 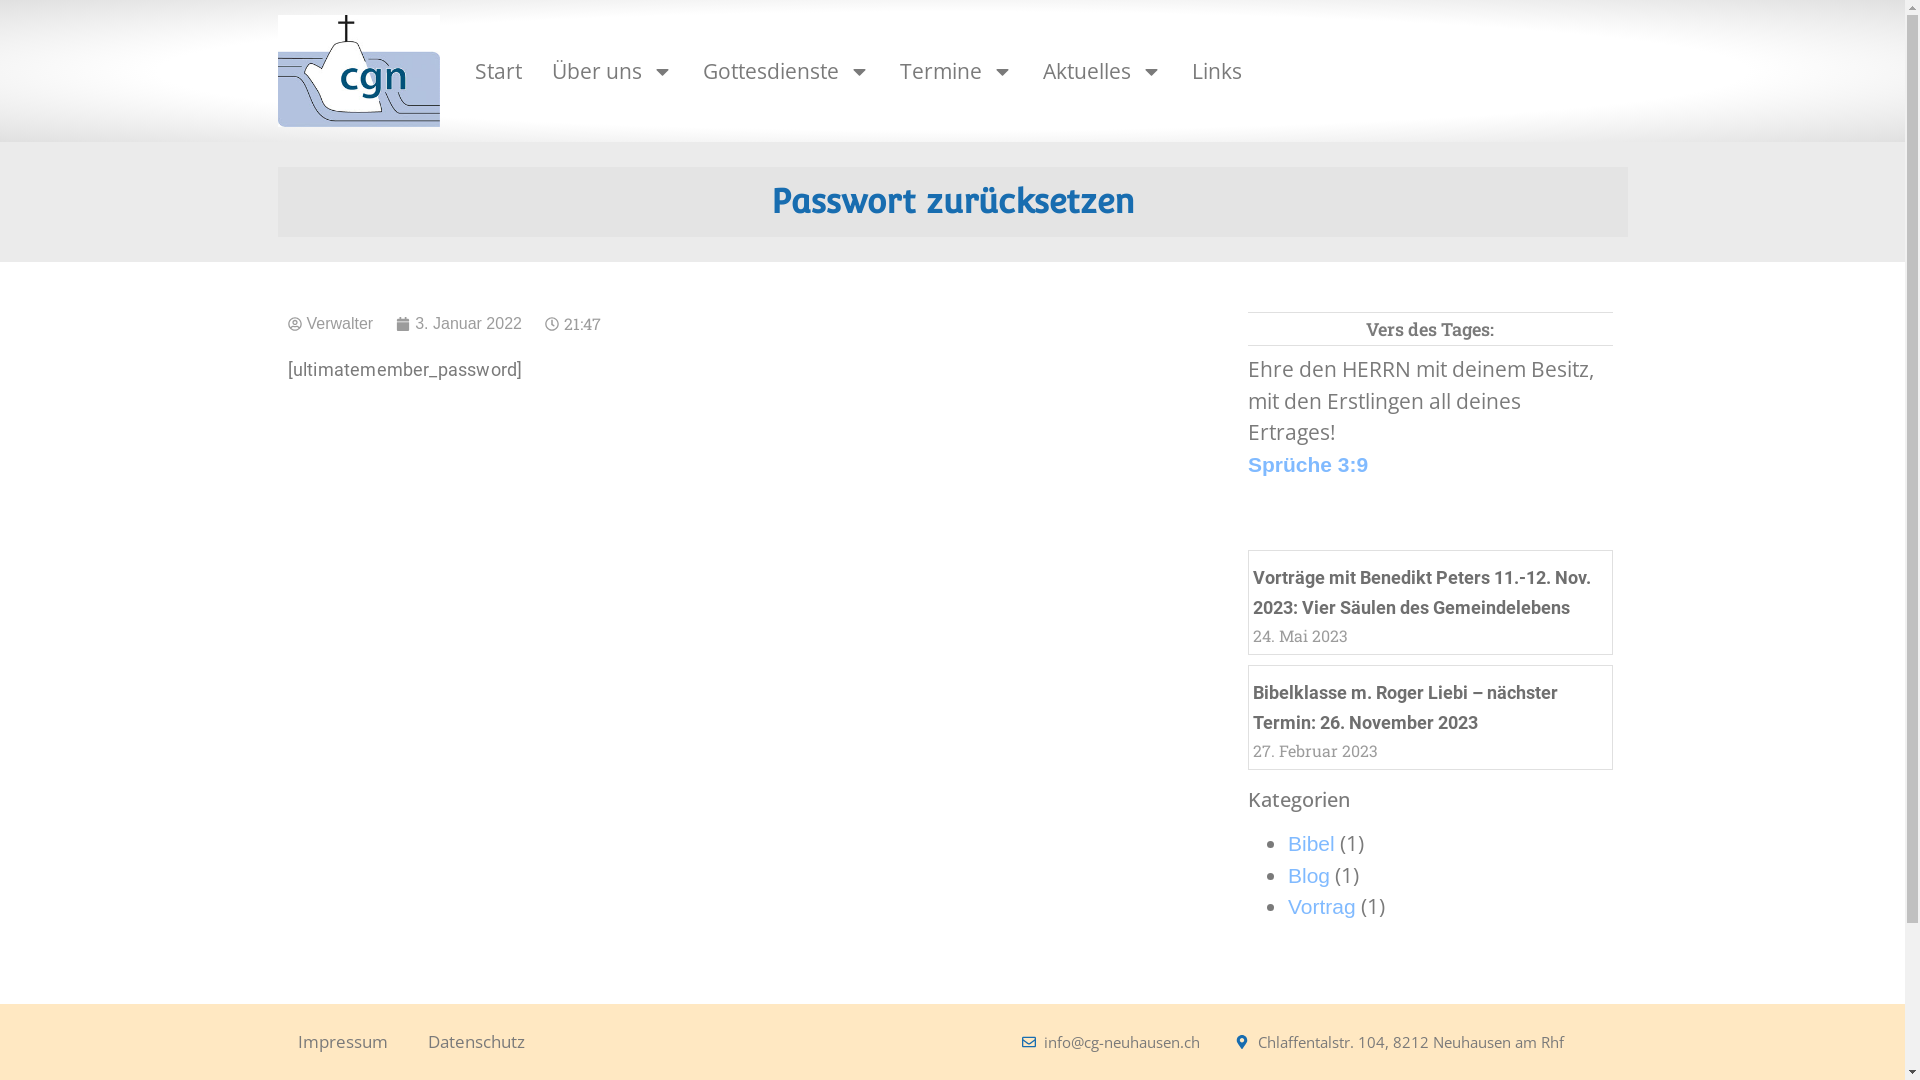 I want to click on 'Aktuelles', so click(x=1100, y=70).